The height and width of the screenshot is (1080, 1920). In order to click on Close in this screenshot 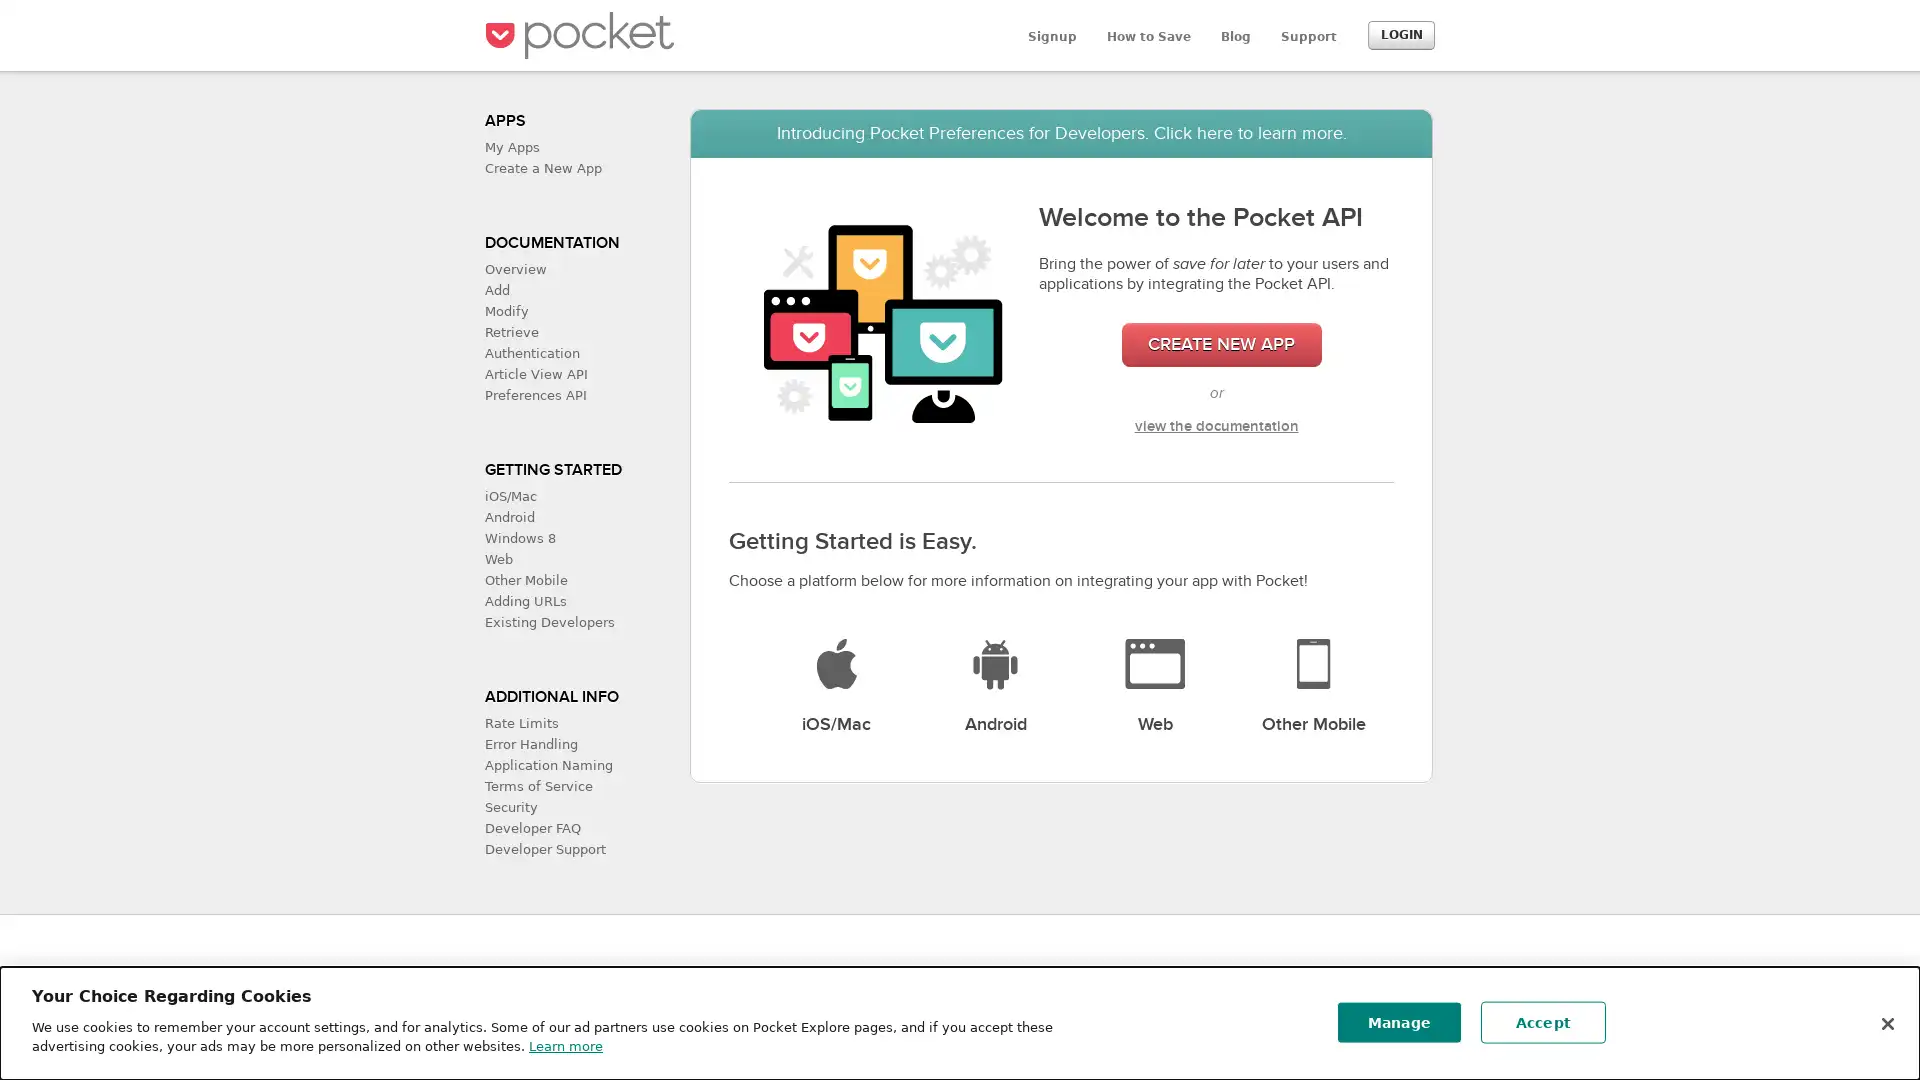, I will do `click(1886, 1022)`.